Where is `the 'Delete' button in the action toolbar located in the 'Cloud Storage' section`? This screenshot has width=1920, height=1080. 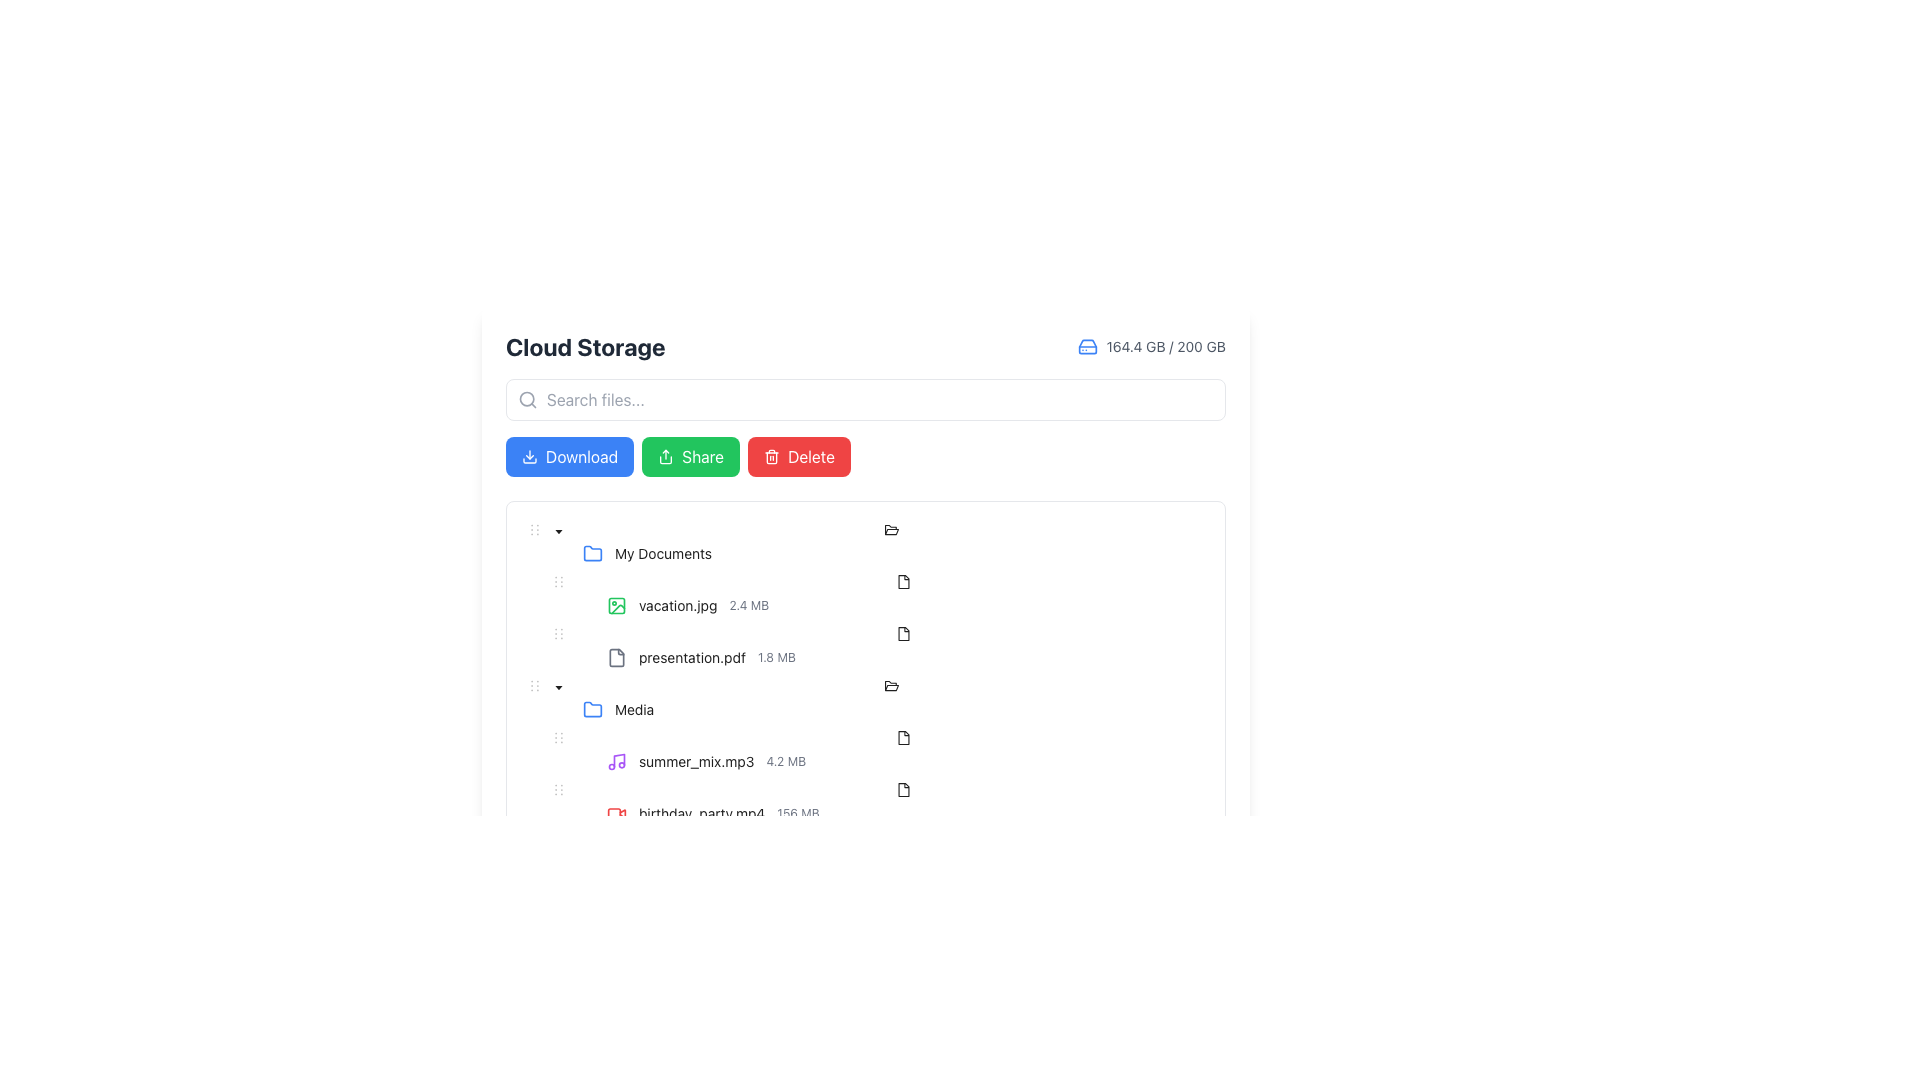
the 'Delete' button in the action toolbar located in the 'Cloud Storage' section is located at coordinates (865, 456).